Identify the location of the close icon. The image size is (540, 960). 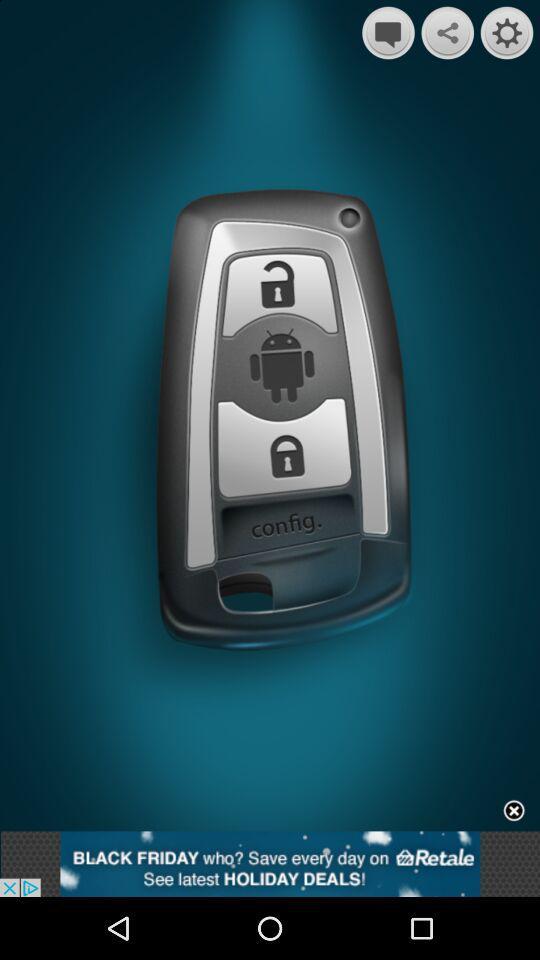
(514, 867).